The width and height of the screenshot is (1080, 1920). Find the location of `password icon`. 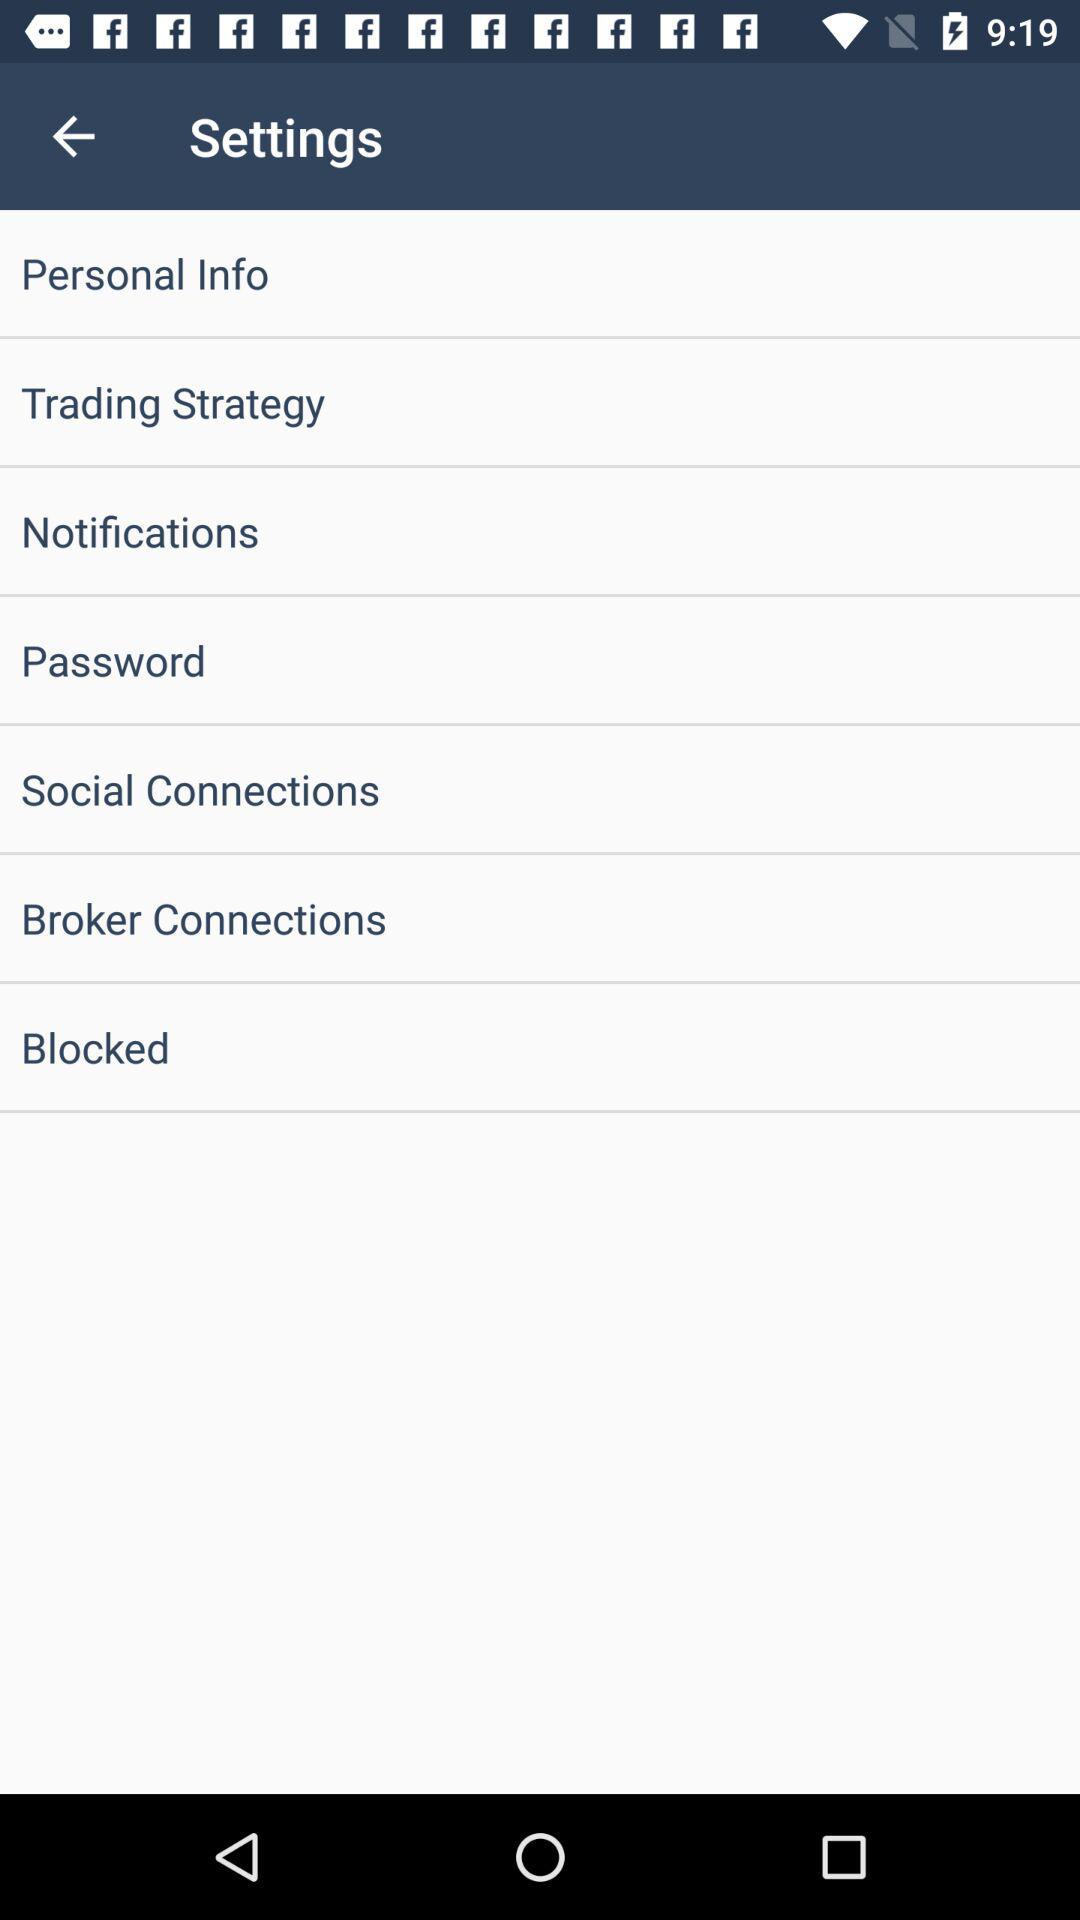

password icon is located at coordinates (540, 660).